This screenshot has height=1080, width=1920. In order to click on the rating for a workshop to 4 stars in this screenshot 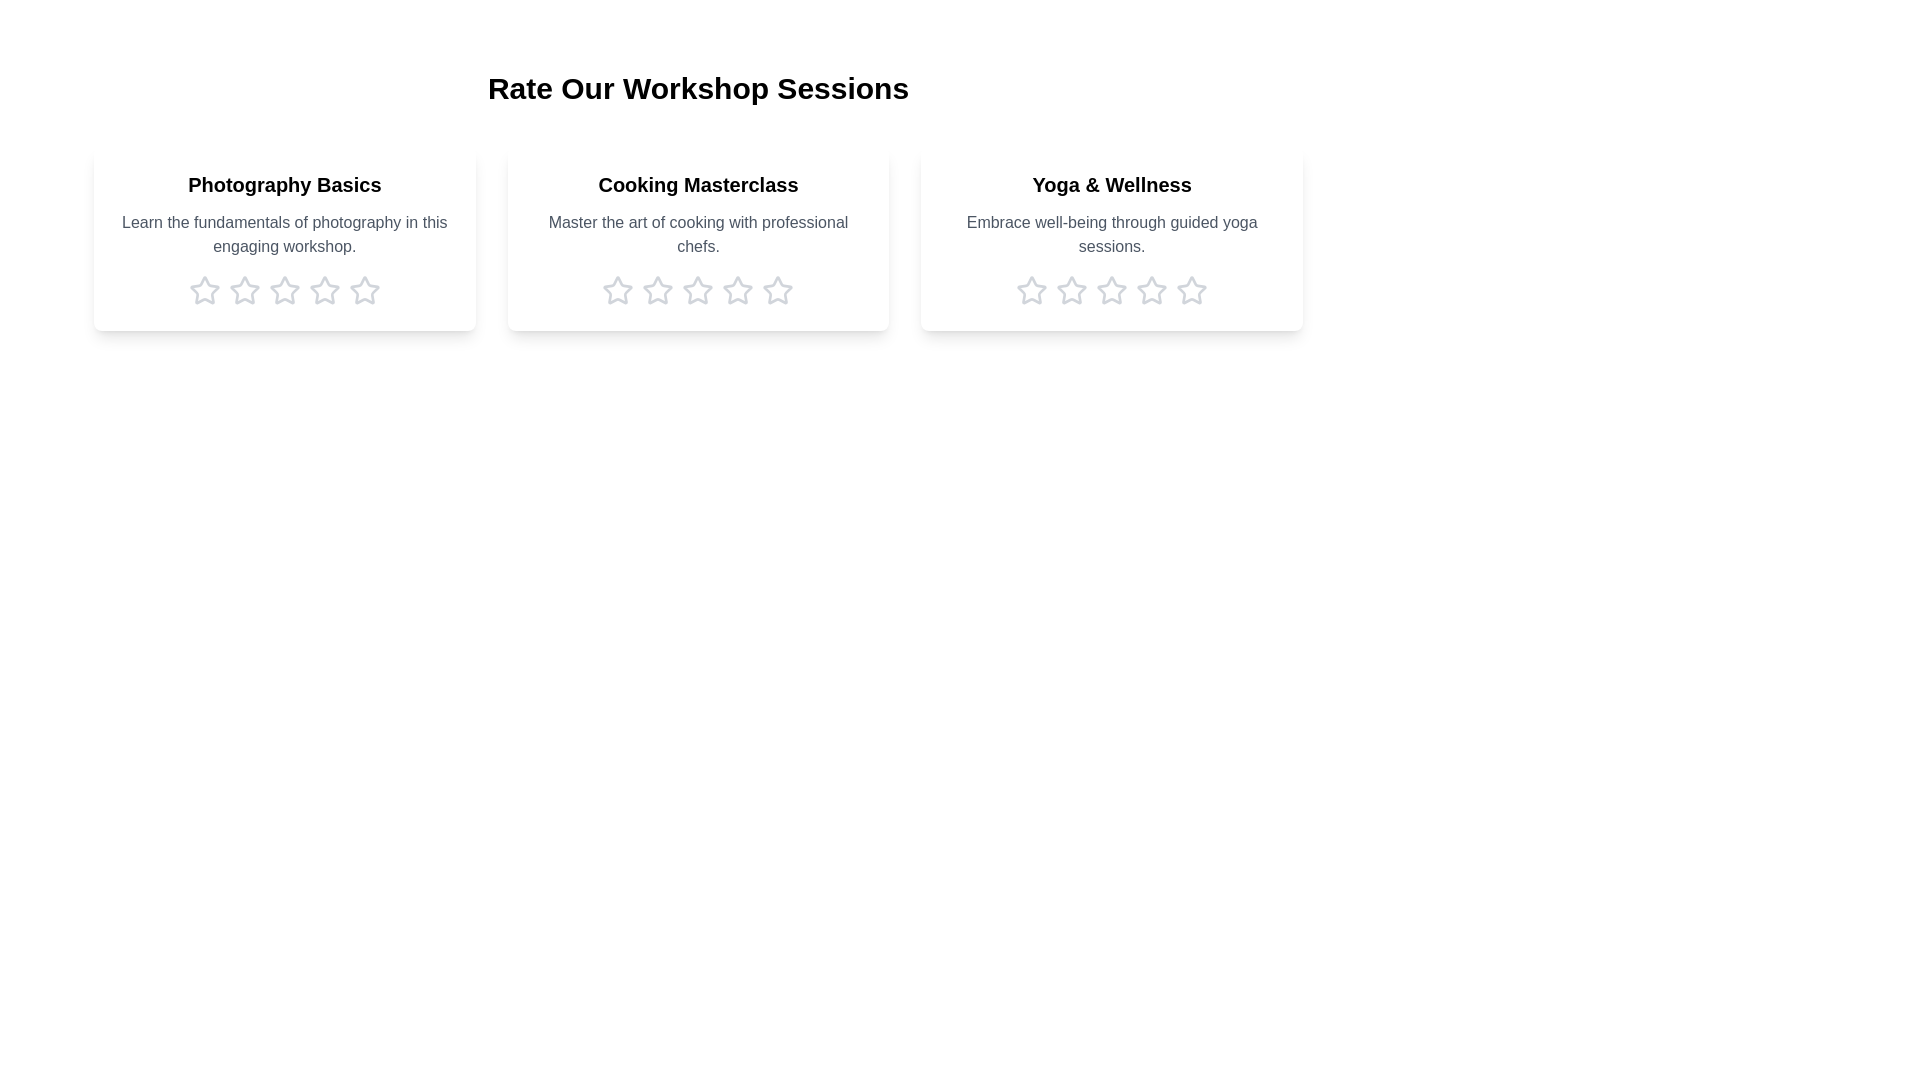, I will do `click(324, 290)`.